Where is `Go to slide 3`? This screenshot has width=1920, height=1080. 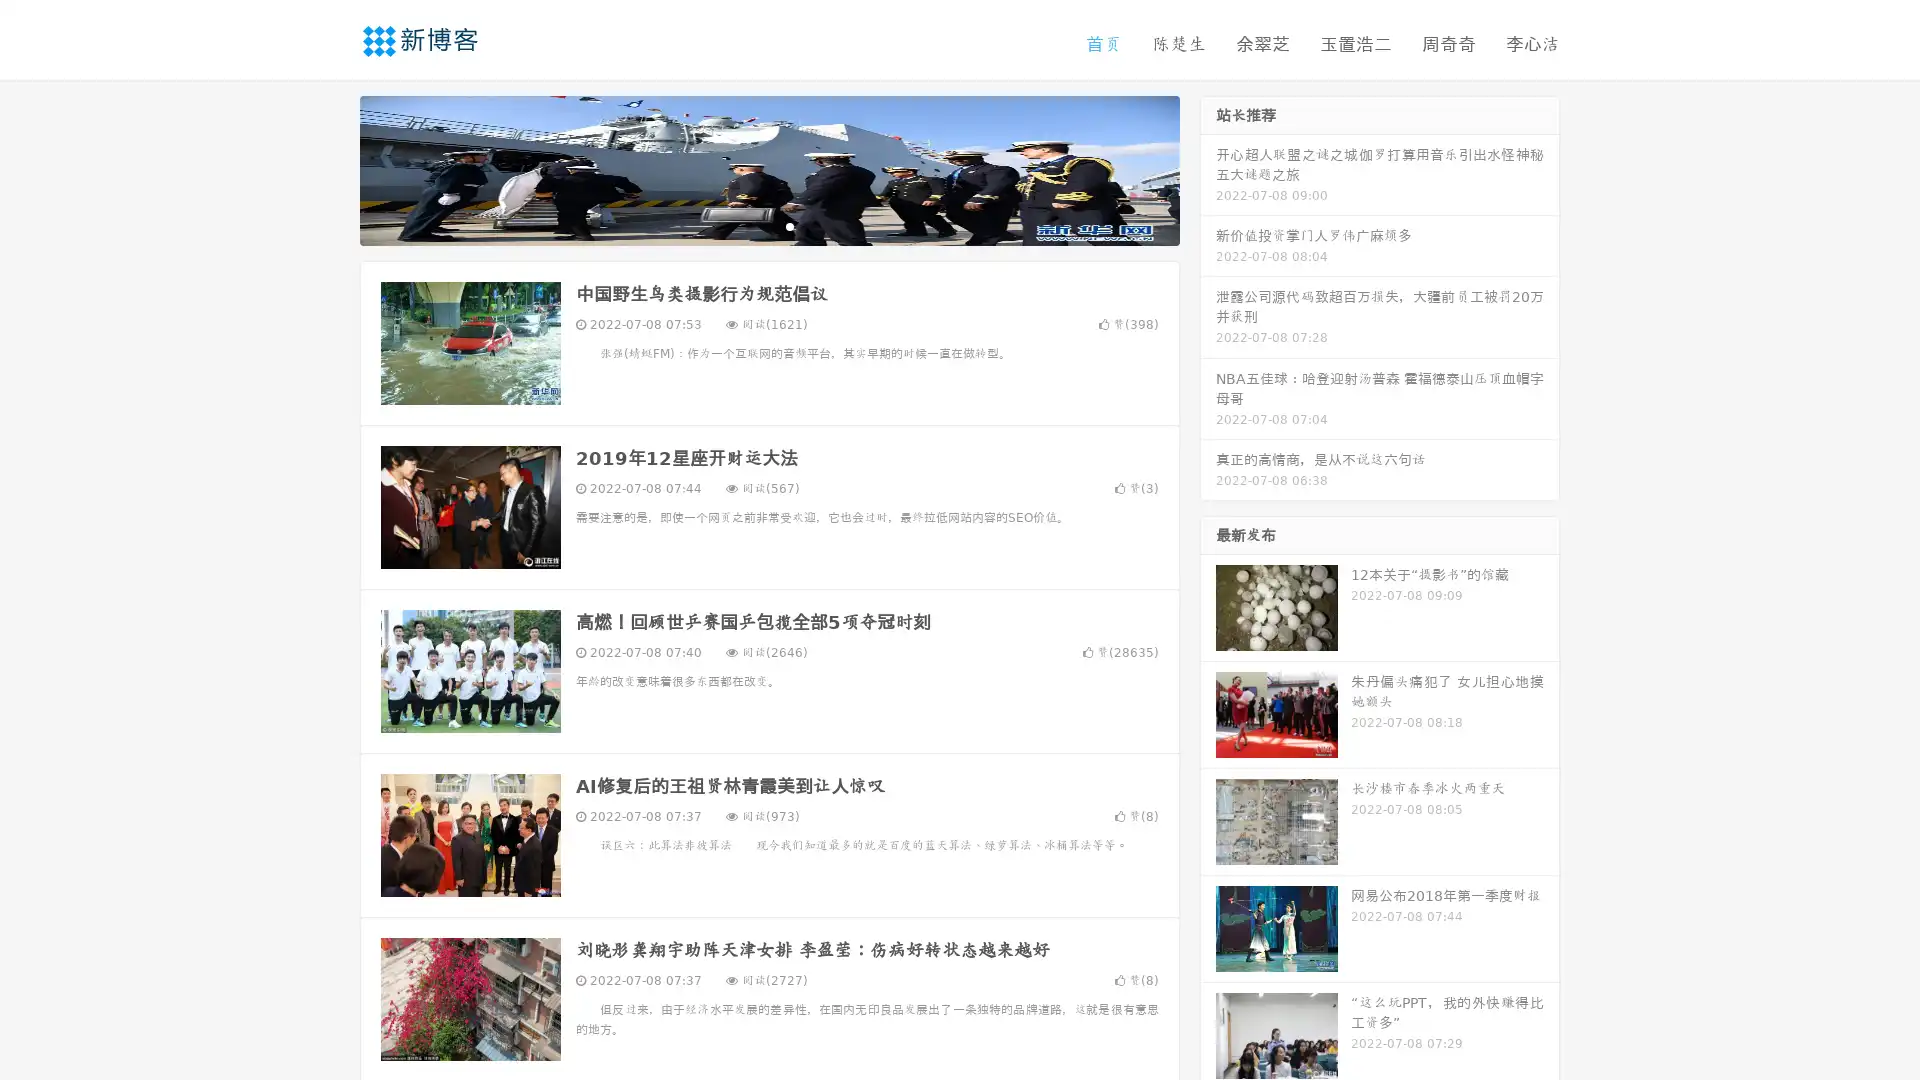
Go to slide 3 is located at coordinates (789, 225).